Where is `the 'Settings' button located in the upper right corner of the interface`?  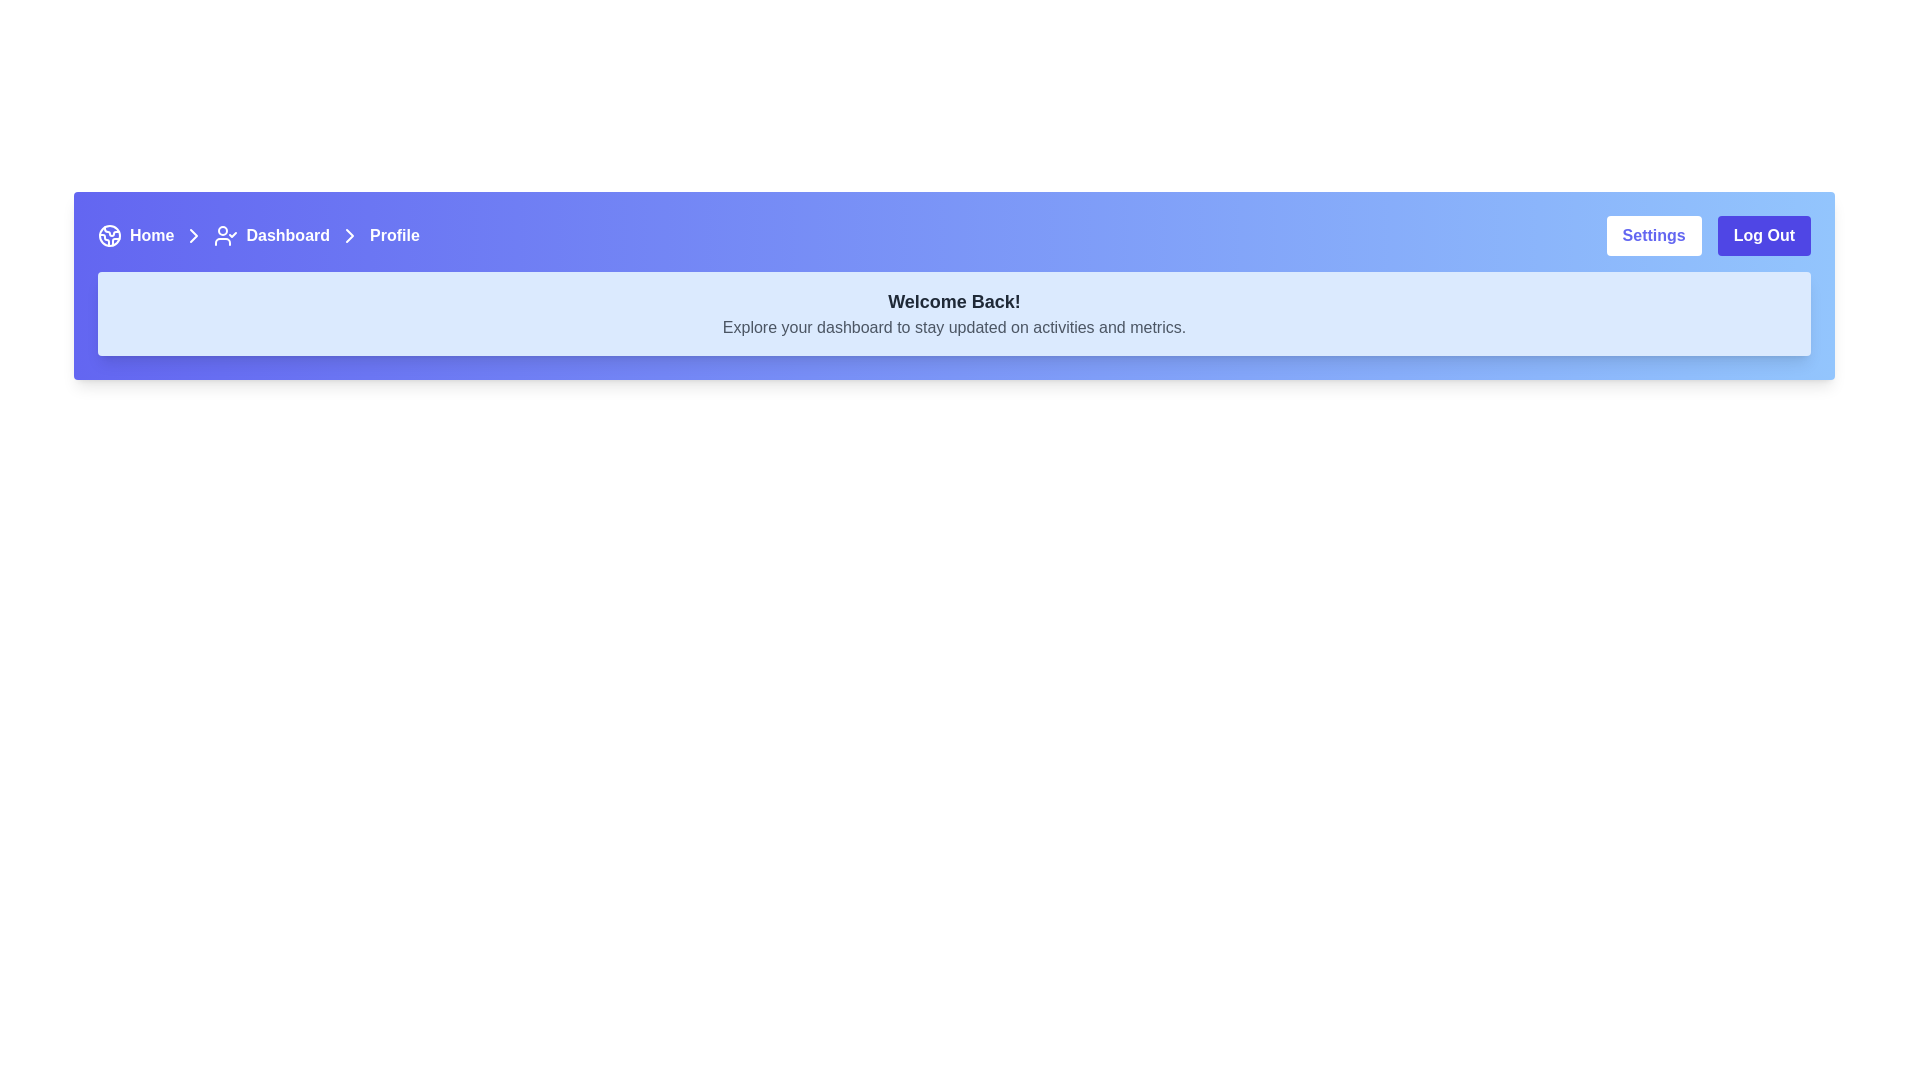 the 'Settings' button located in the upper right corner of the interface is located at coordinates (1654, 234).